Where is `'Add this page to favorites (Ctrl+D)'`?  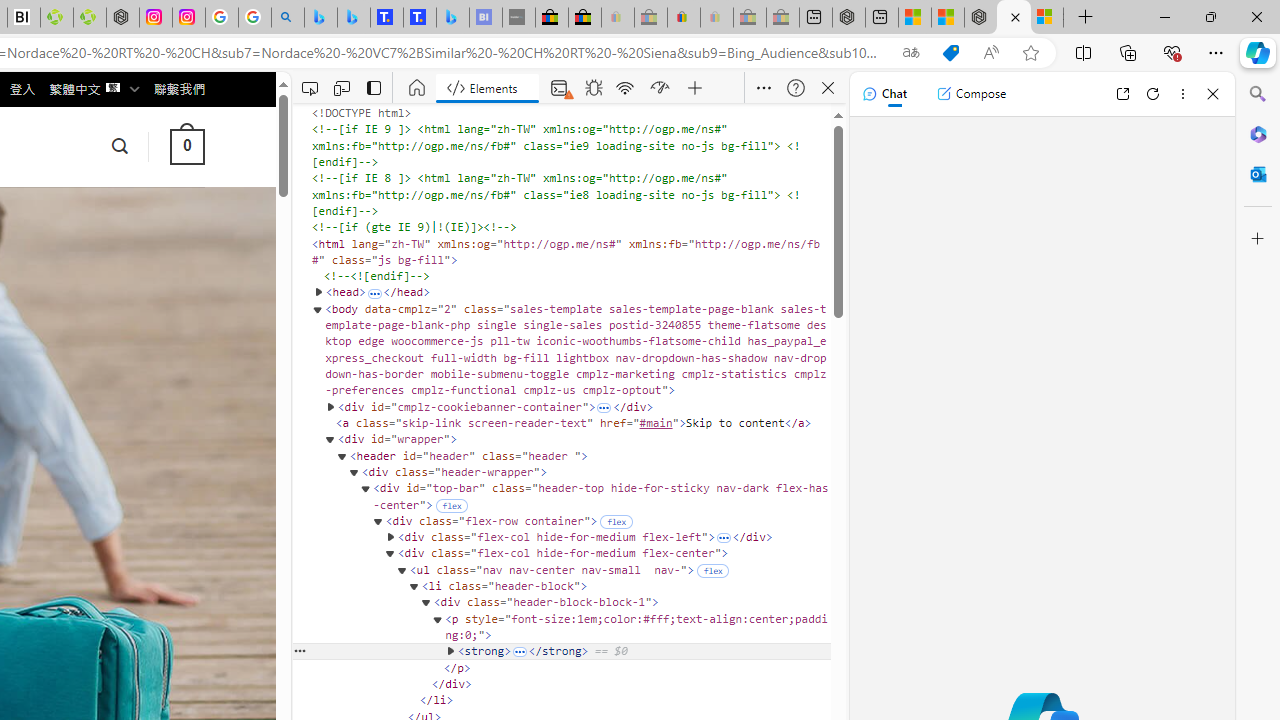 'Add this page to favorites (Ctrl+D)' is located at coordinates (1031, 52).